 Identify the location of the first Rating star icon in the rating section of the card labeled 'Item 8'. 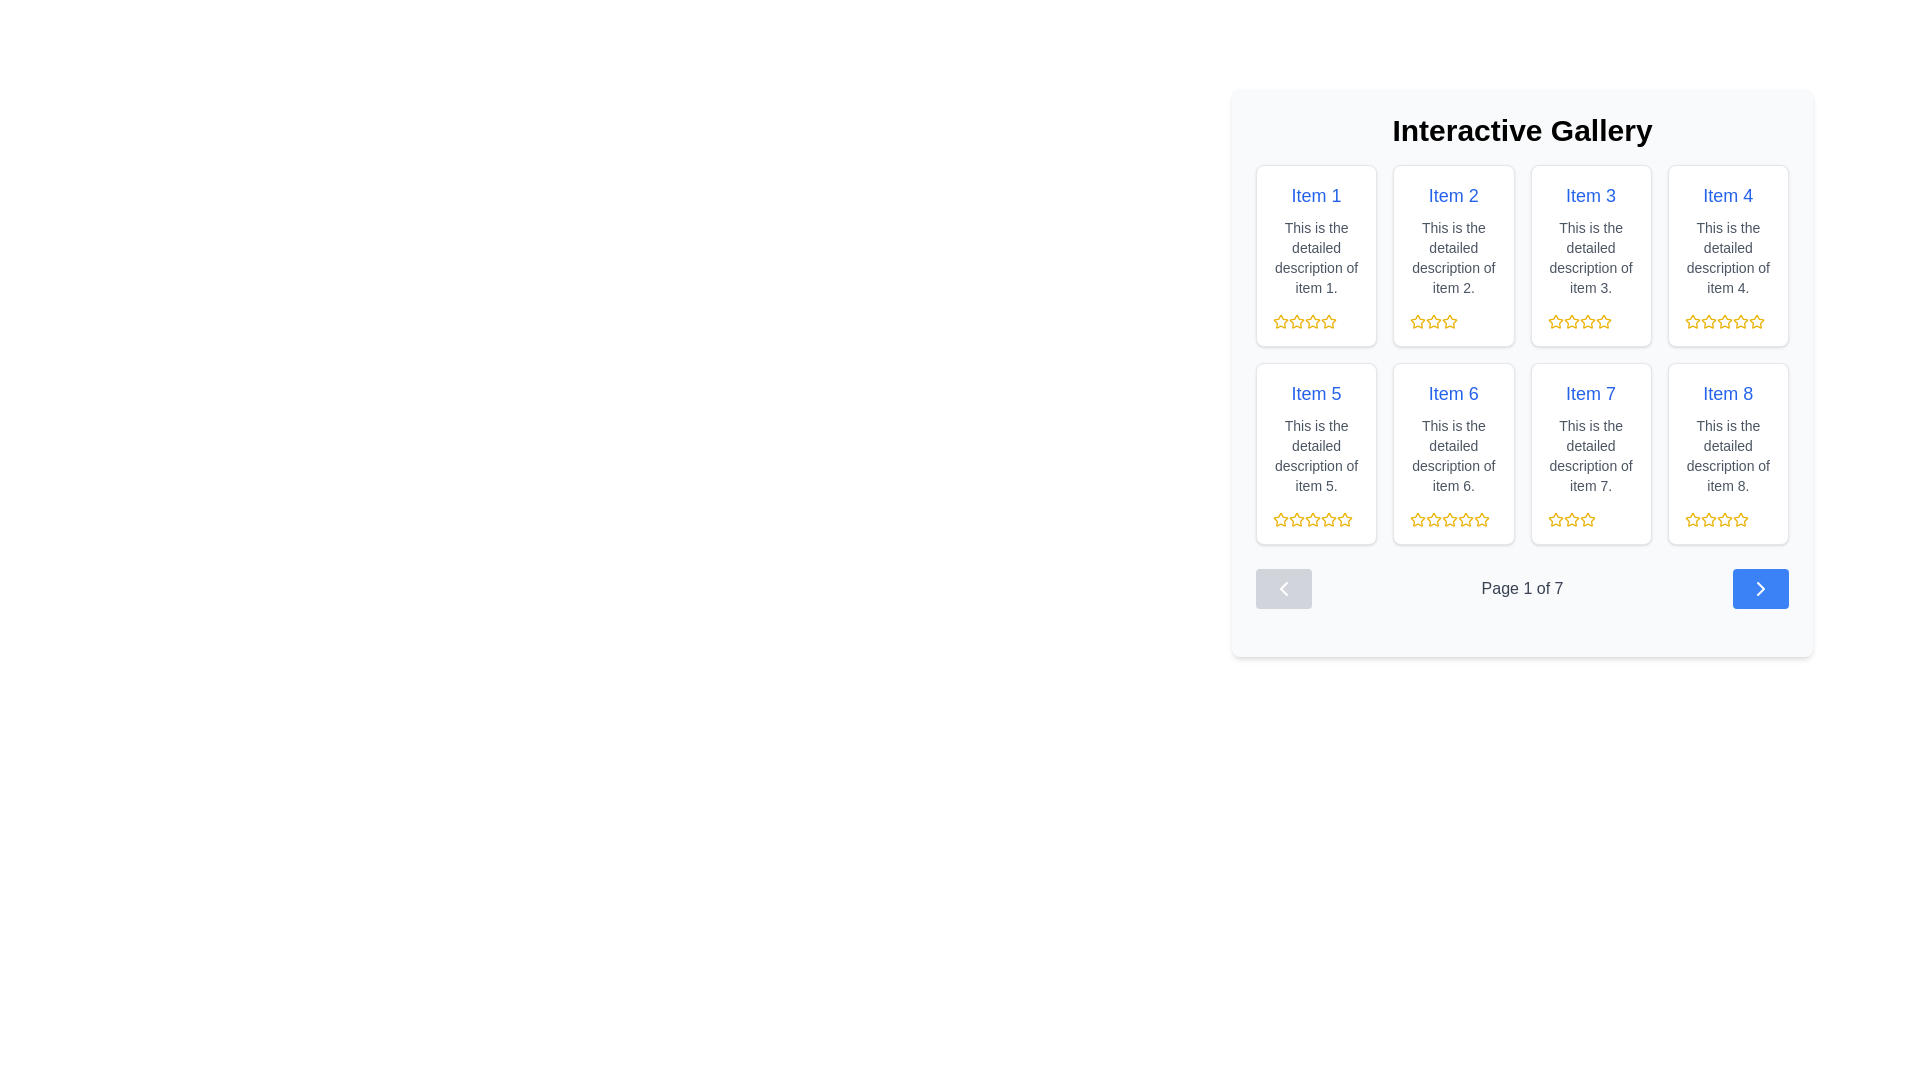
(1691, 518).